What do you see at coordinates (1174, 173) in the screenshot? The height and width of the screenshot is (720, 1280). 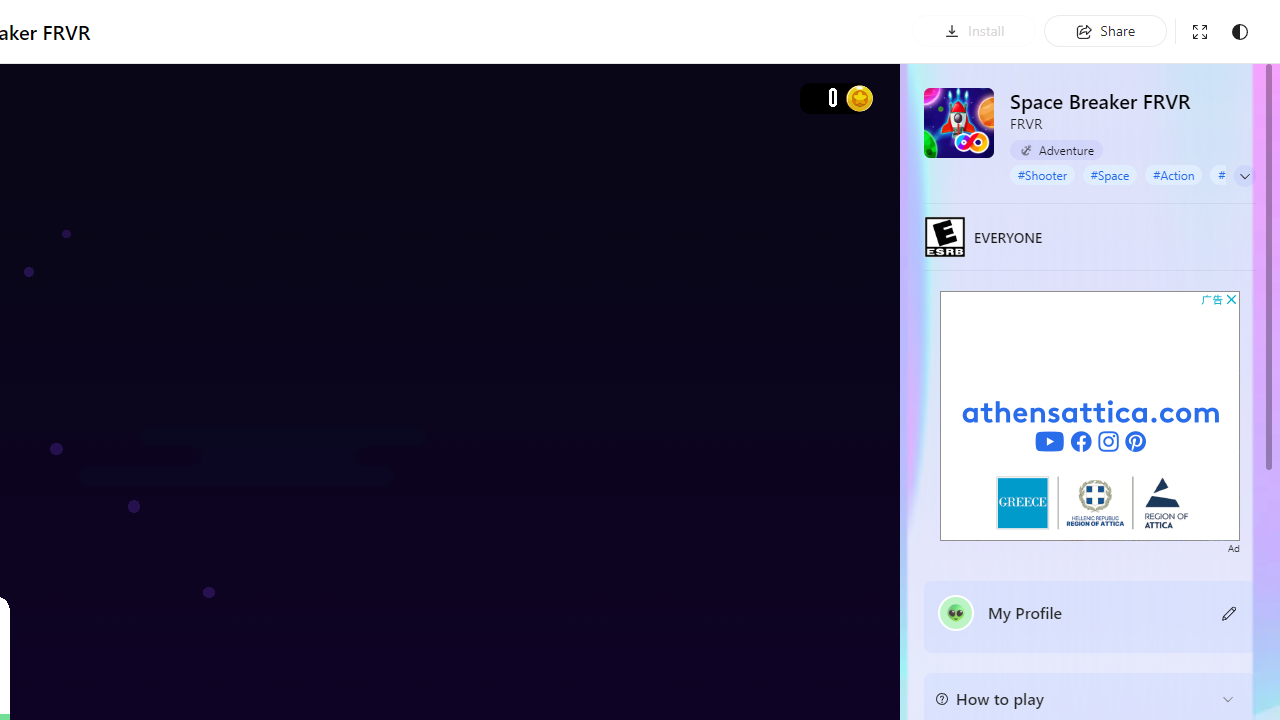 I see `'#Action'` at bounding box center [1174, 173].